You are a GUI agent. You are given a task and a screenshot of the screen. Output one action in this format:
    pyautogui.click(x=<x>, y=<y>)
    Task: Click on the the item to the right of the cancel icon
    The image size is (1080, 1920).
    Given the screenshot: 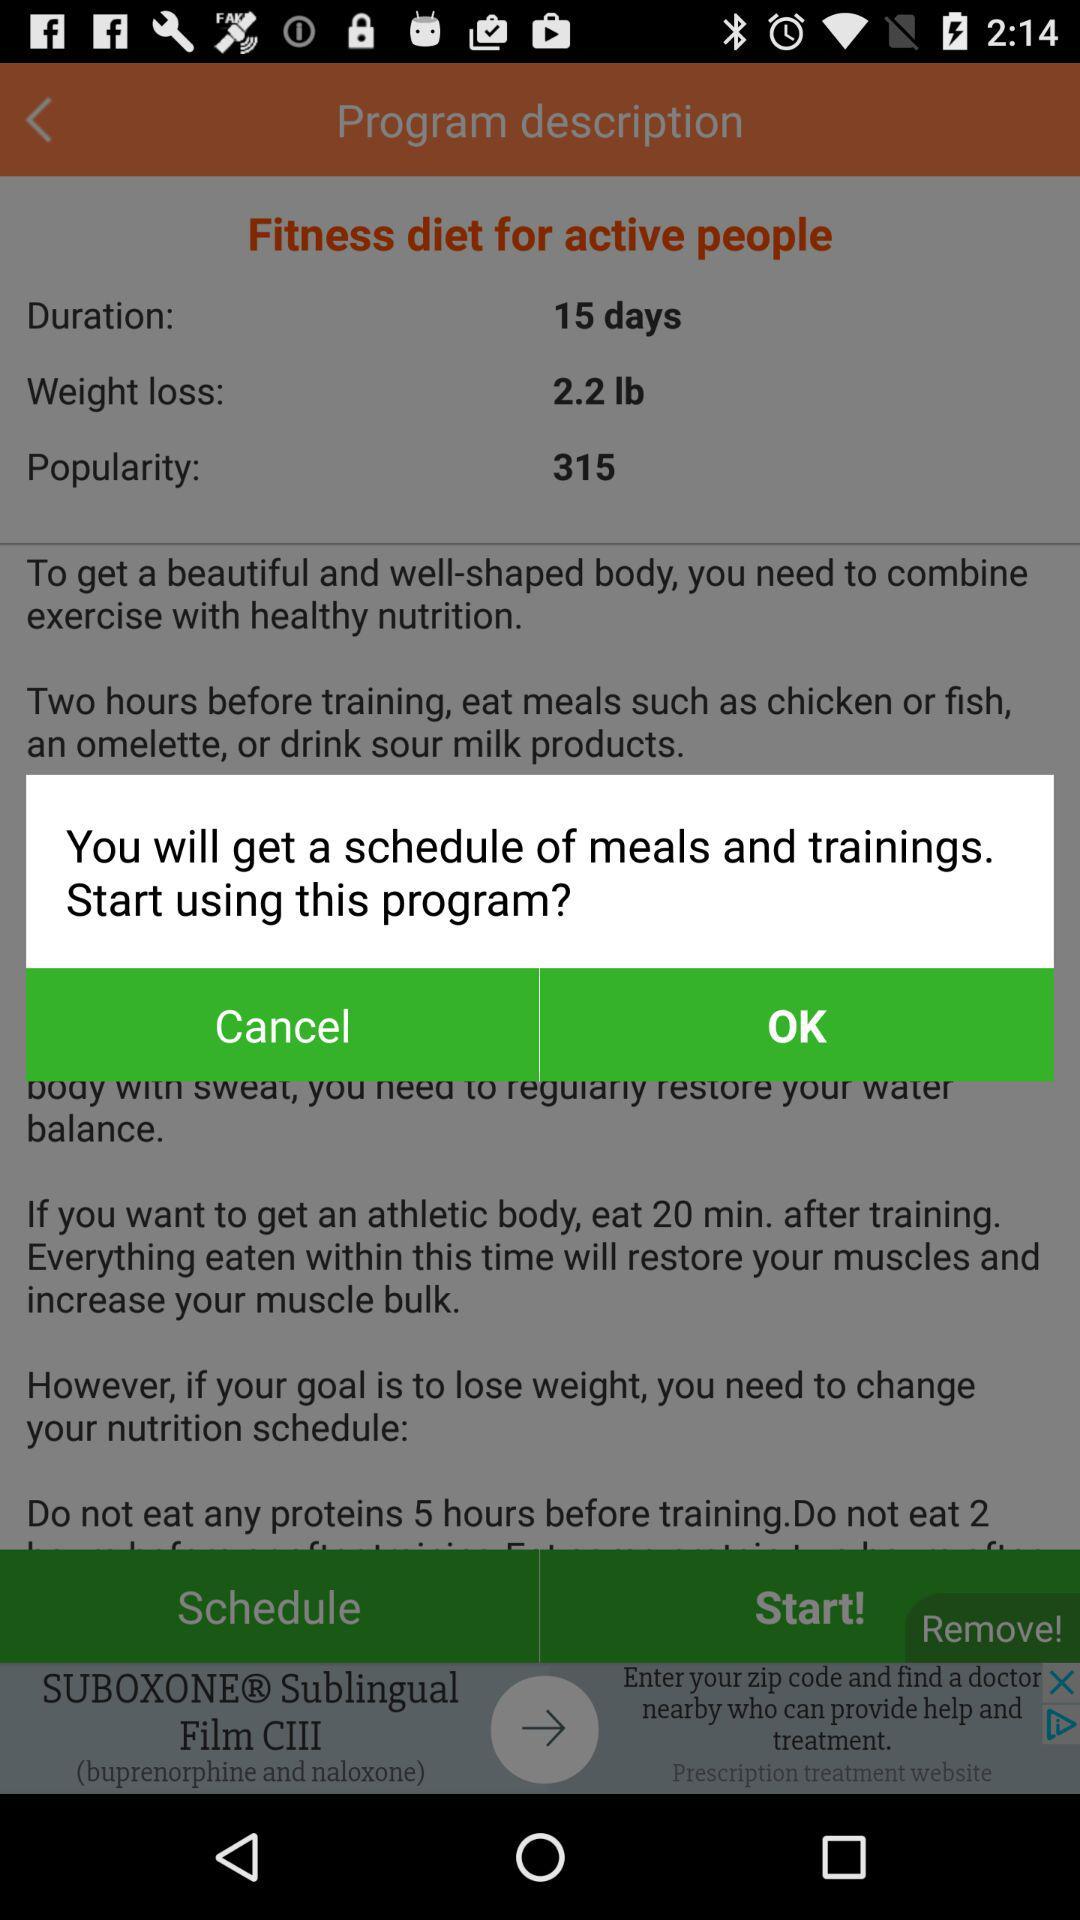 What is the action you would take?
    pyautogui.click(x=795, y=1024)
    